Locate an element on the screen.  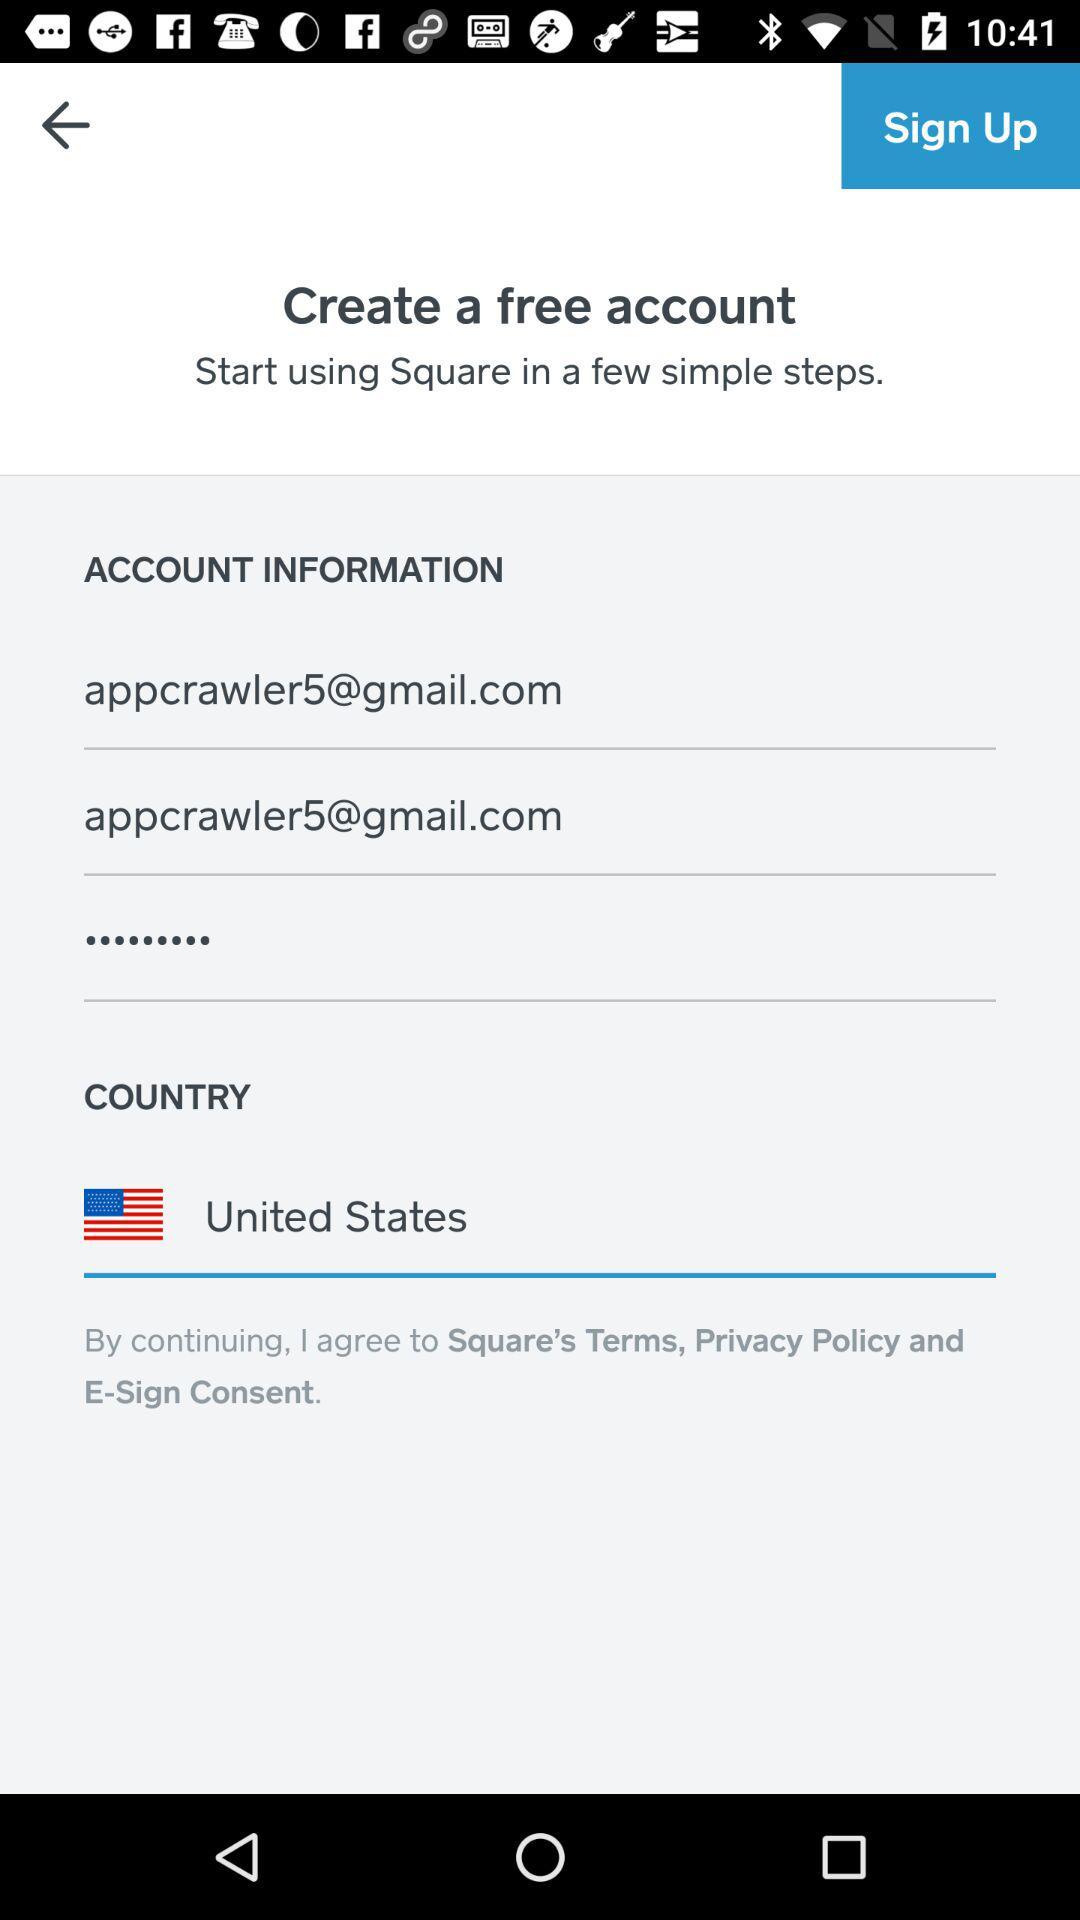
the icon above the by continuing i item is located at coordinates (540, 1213).